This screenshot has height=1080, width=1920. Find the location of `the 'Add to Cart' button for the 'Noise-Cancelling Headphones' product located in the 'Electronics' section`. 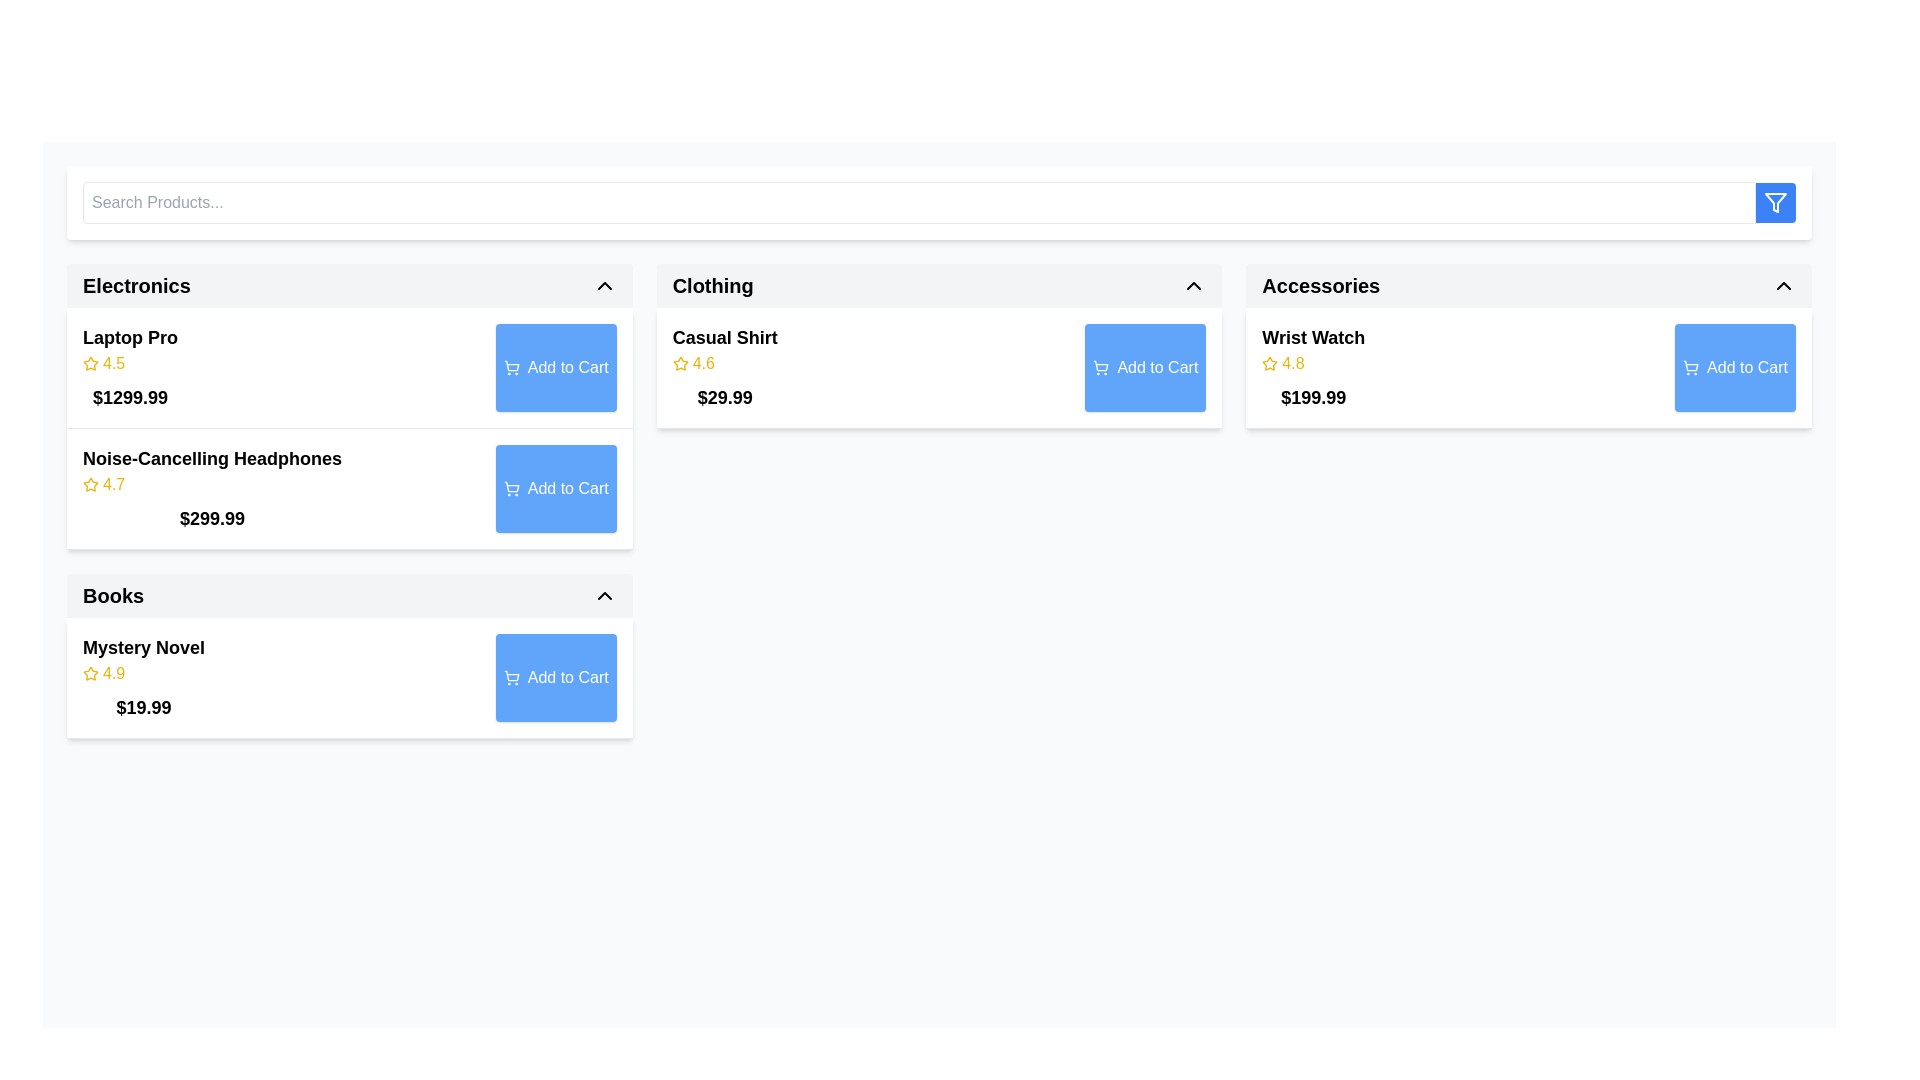

the 'Add to Cart' button for the 'Noise-Cancelling Headphones' product located in the 'Electronics' section is located at coordinates (556, 489).